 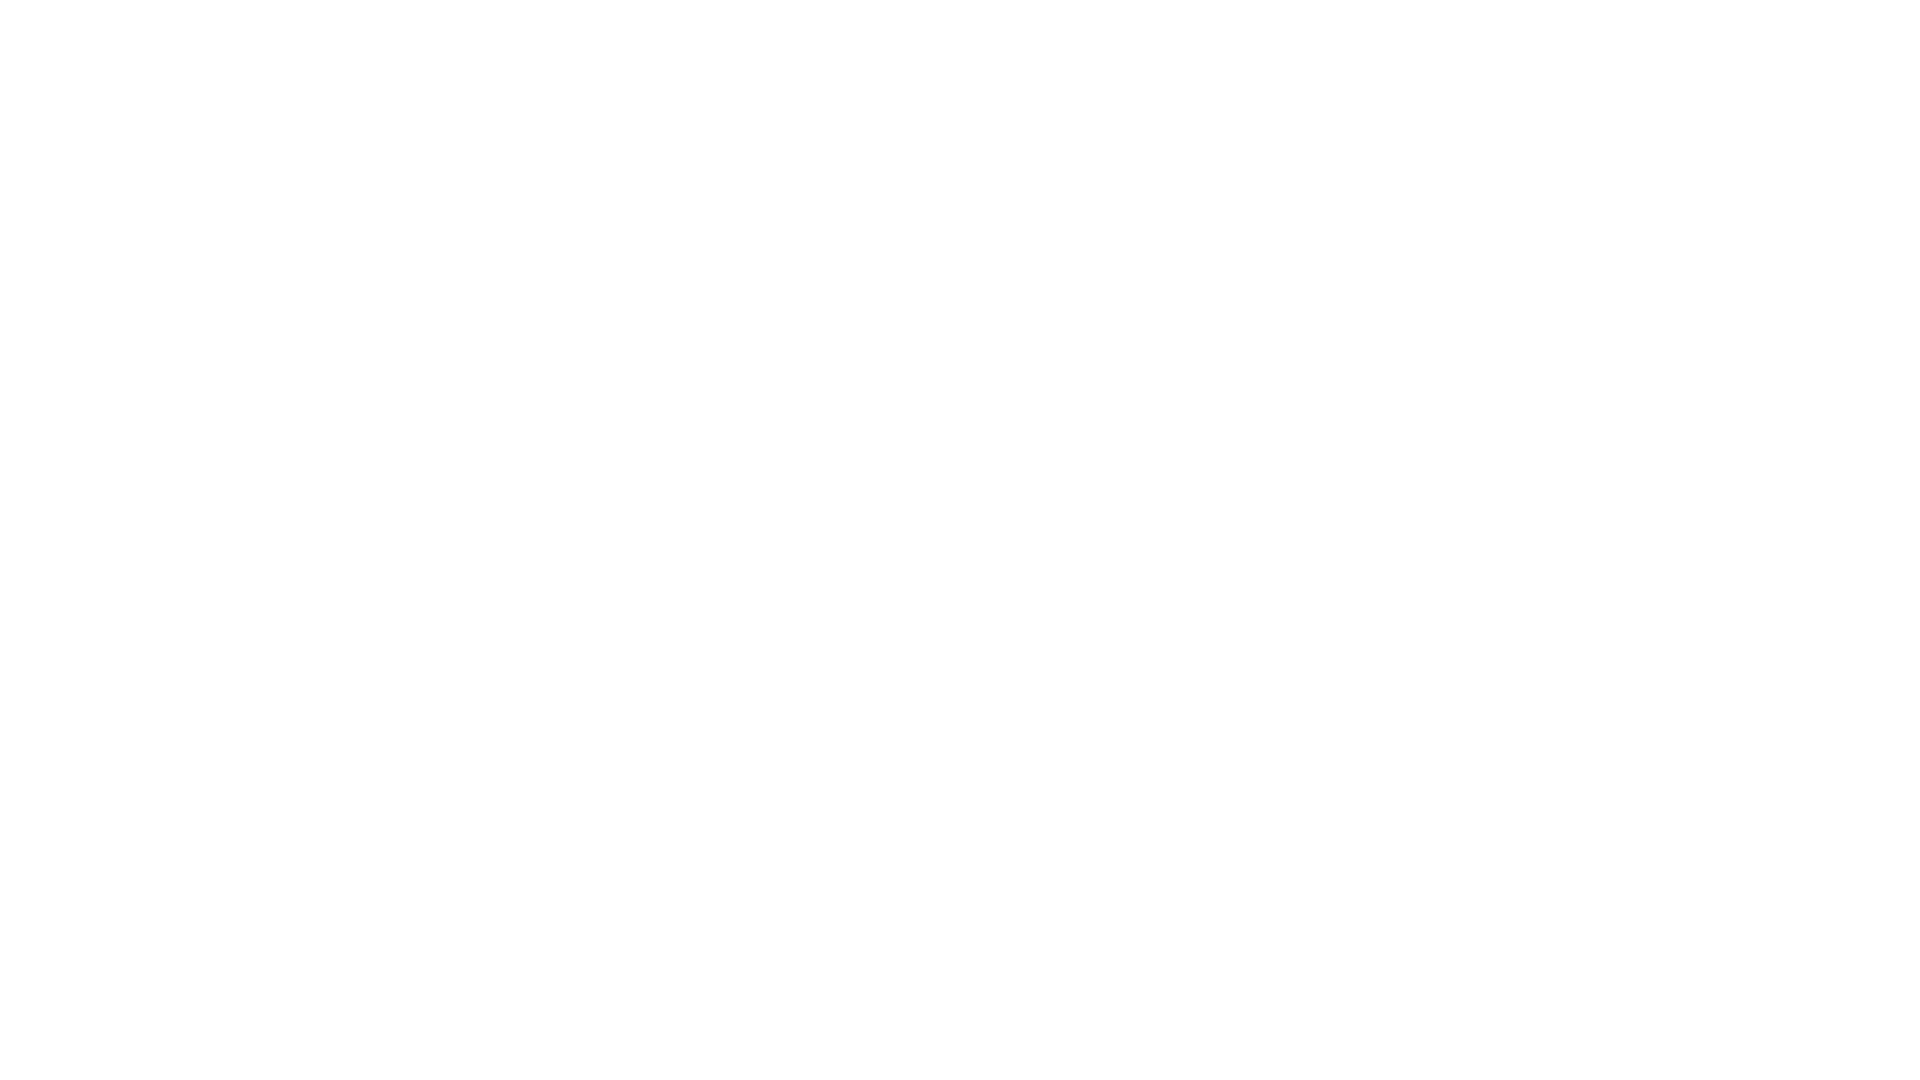 What do you see at coordinates (1382, 26) in the screenshot?
I see `Open Player Settings` at bounding box center [1382, 26].